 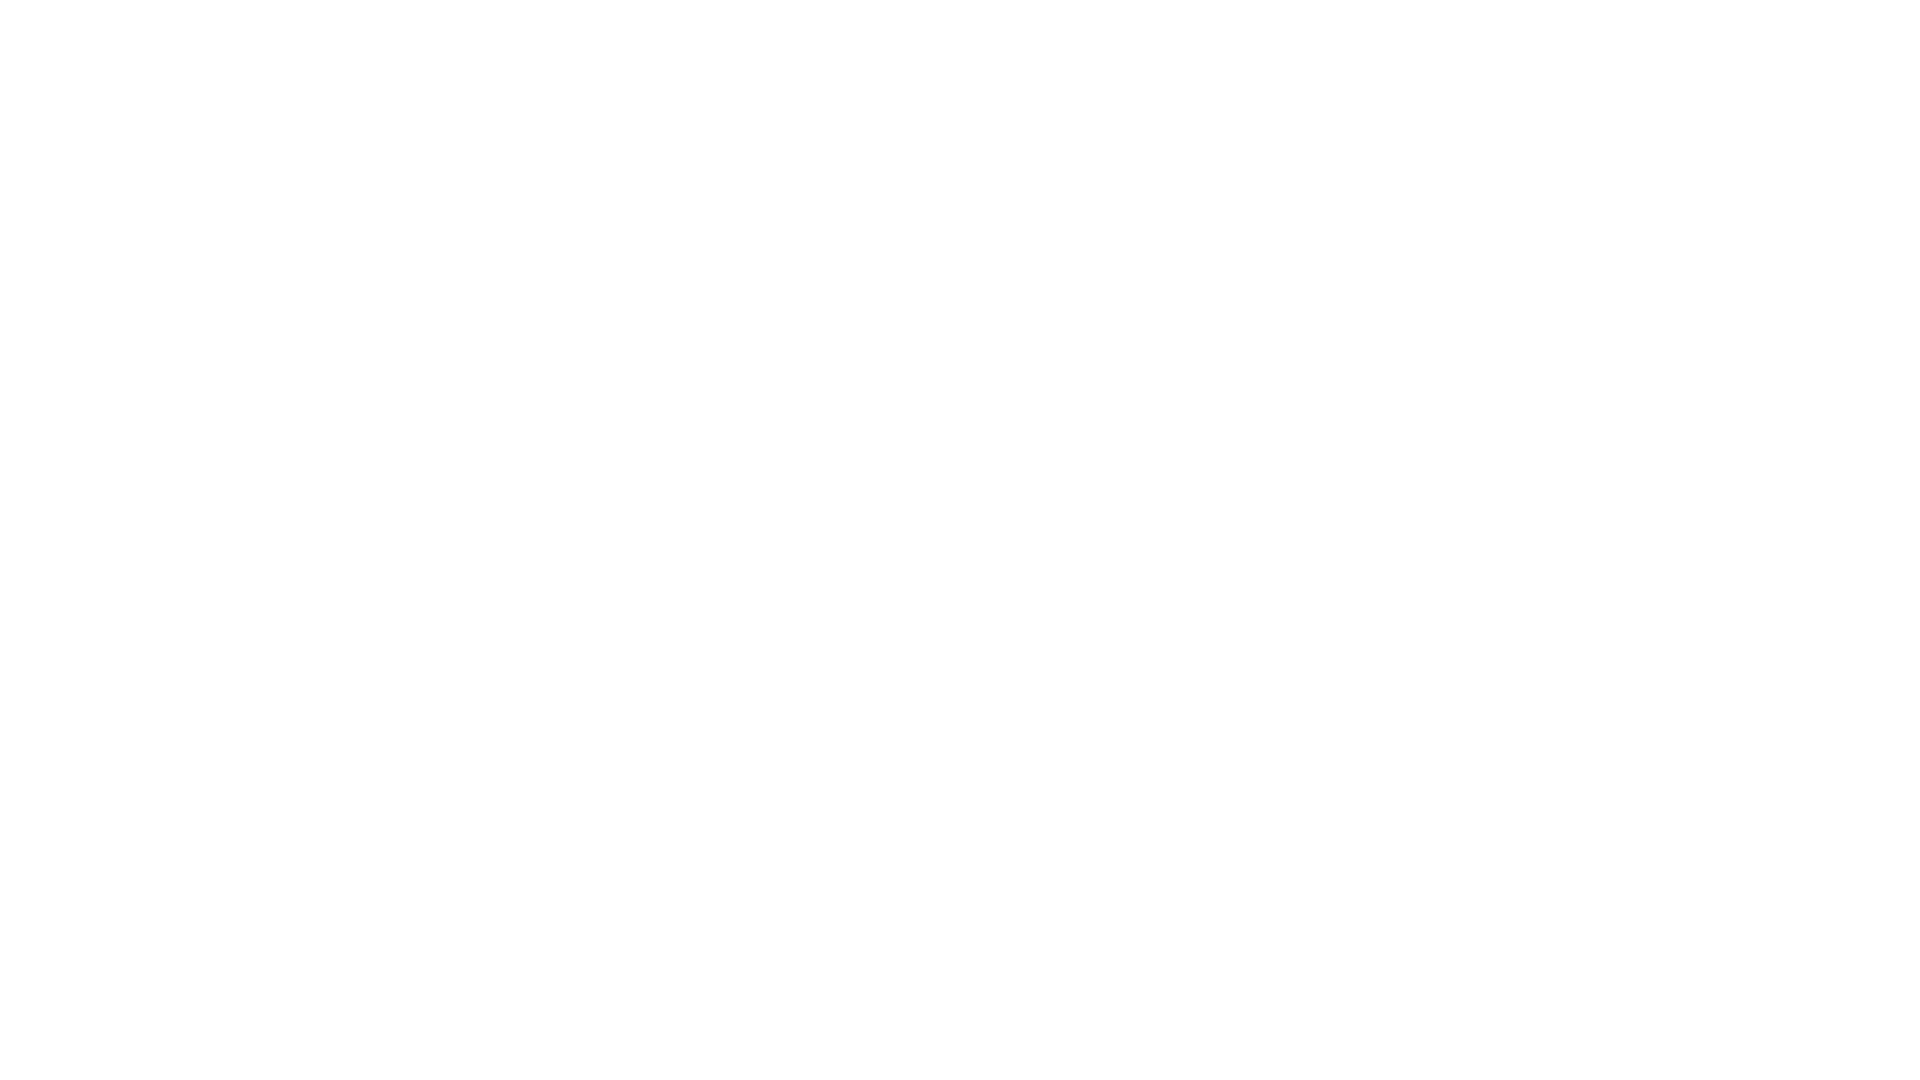 What do you see at coordinates (1382, 26) in the screenshot?
I see `Open Player Settings` at bounding box center [1382, 26].